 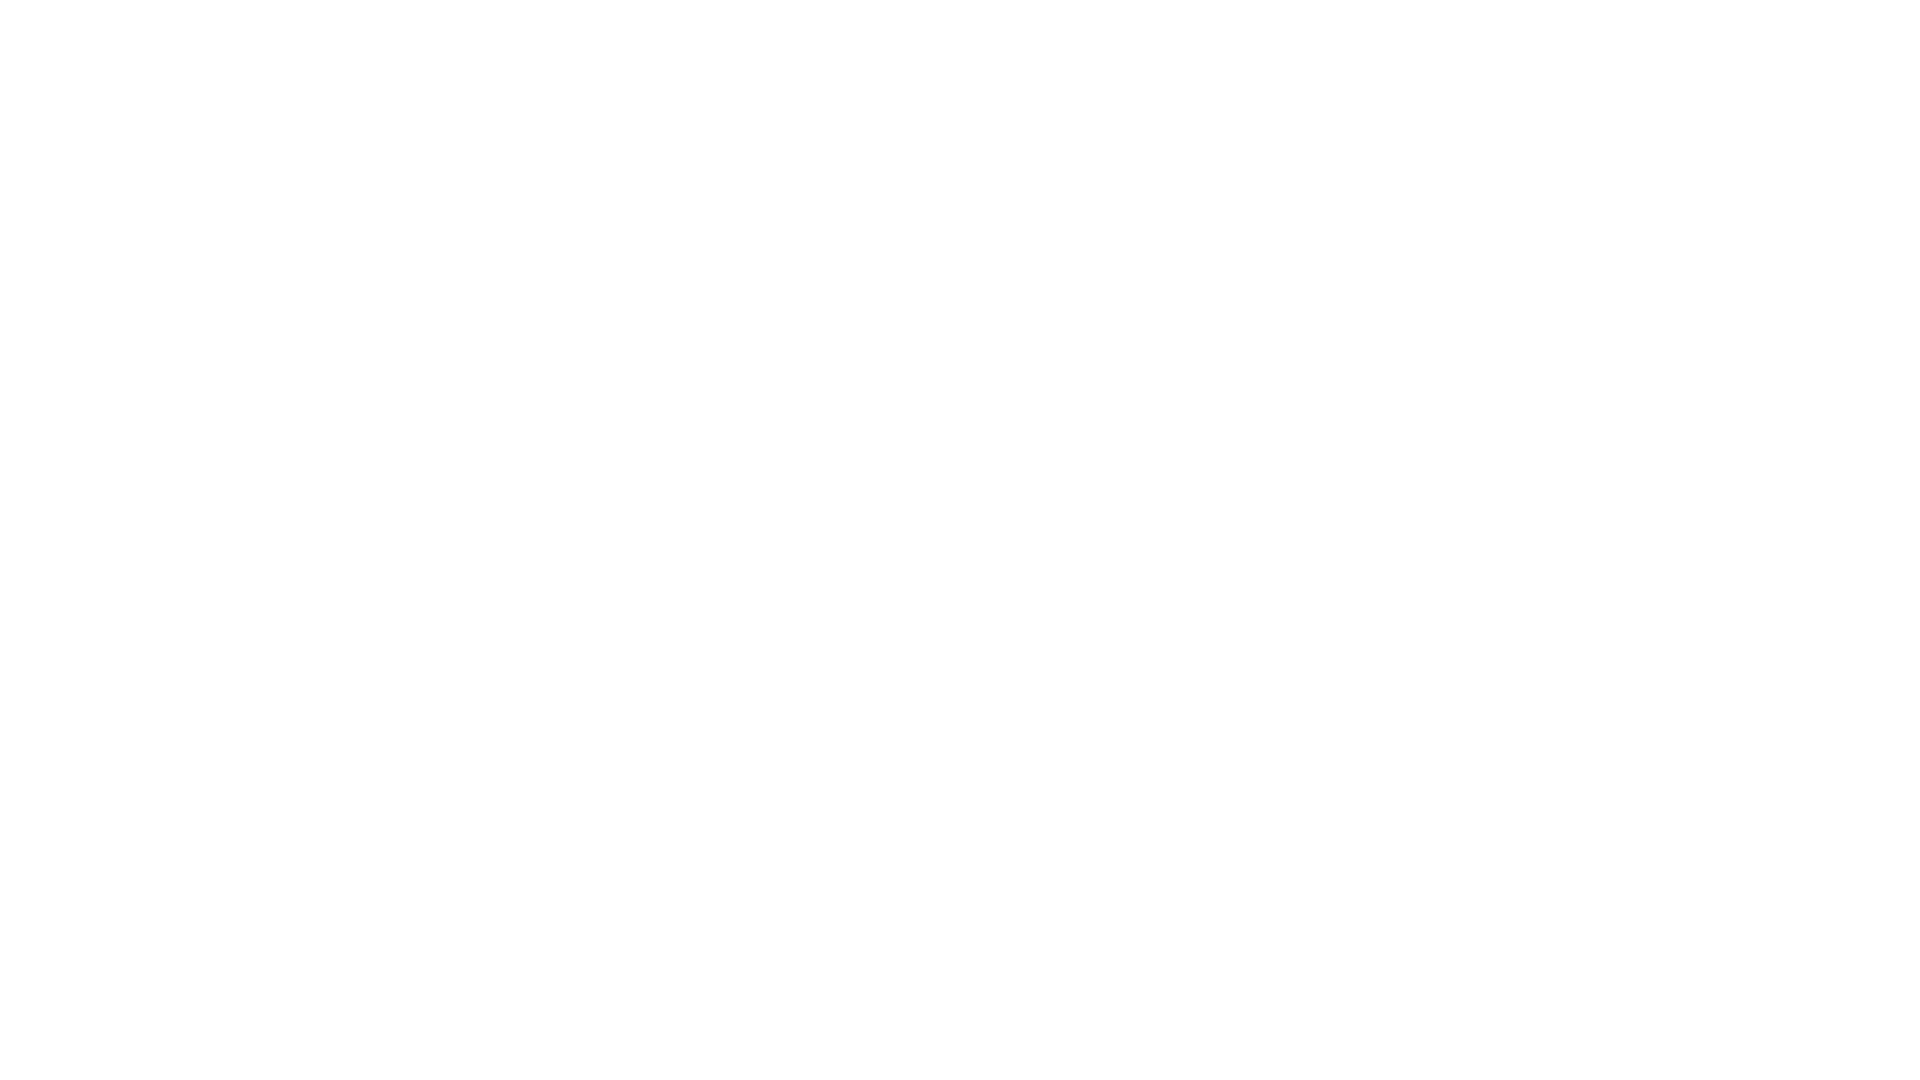 What do you see at coordinates (1382, 26) in the screenshot?
I see `Open Player Settings` at bounding box center [1382, 26].